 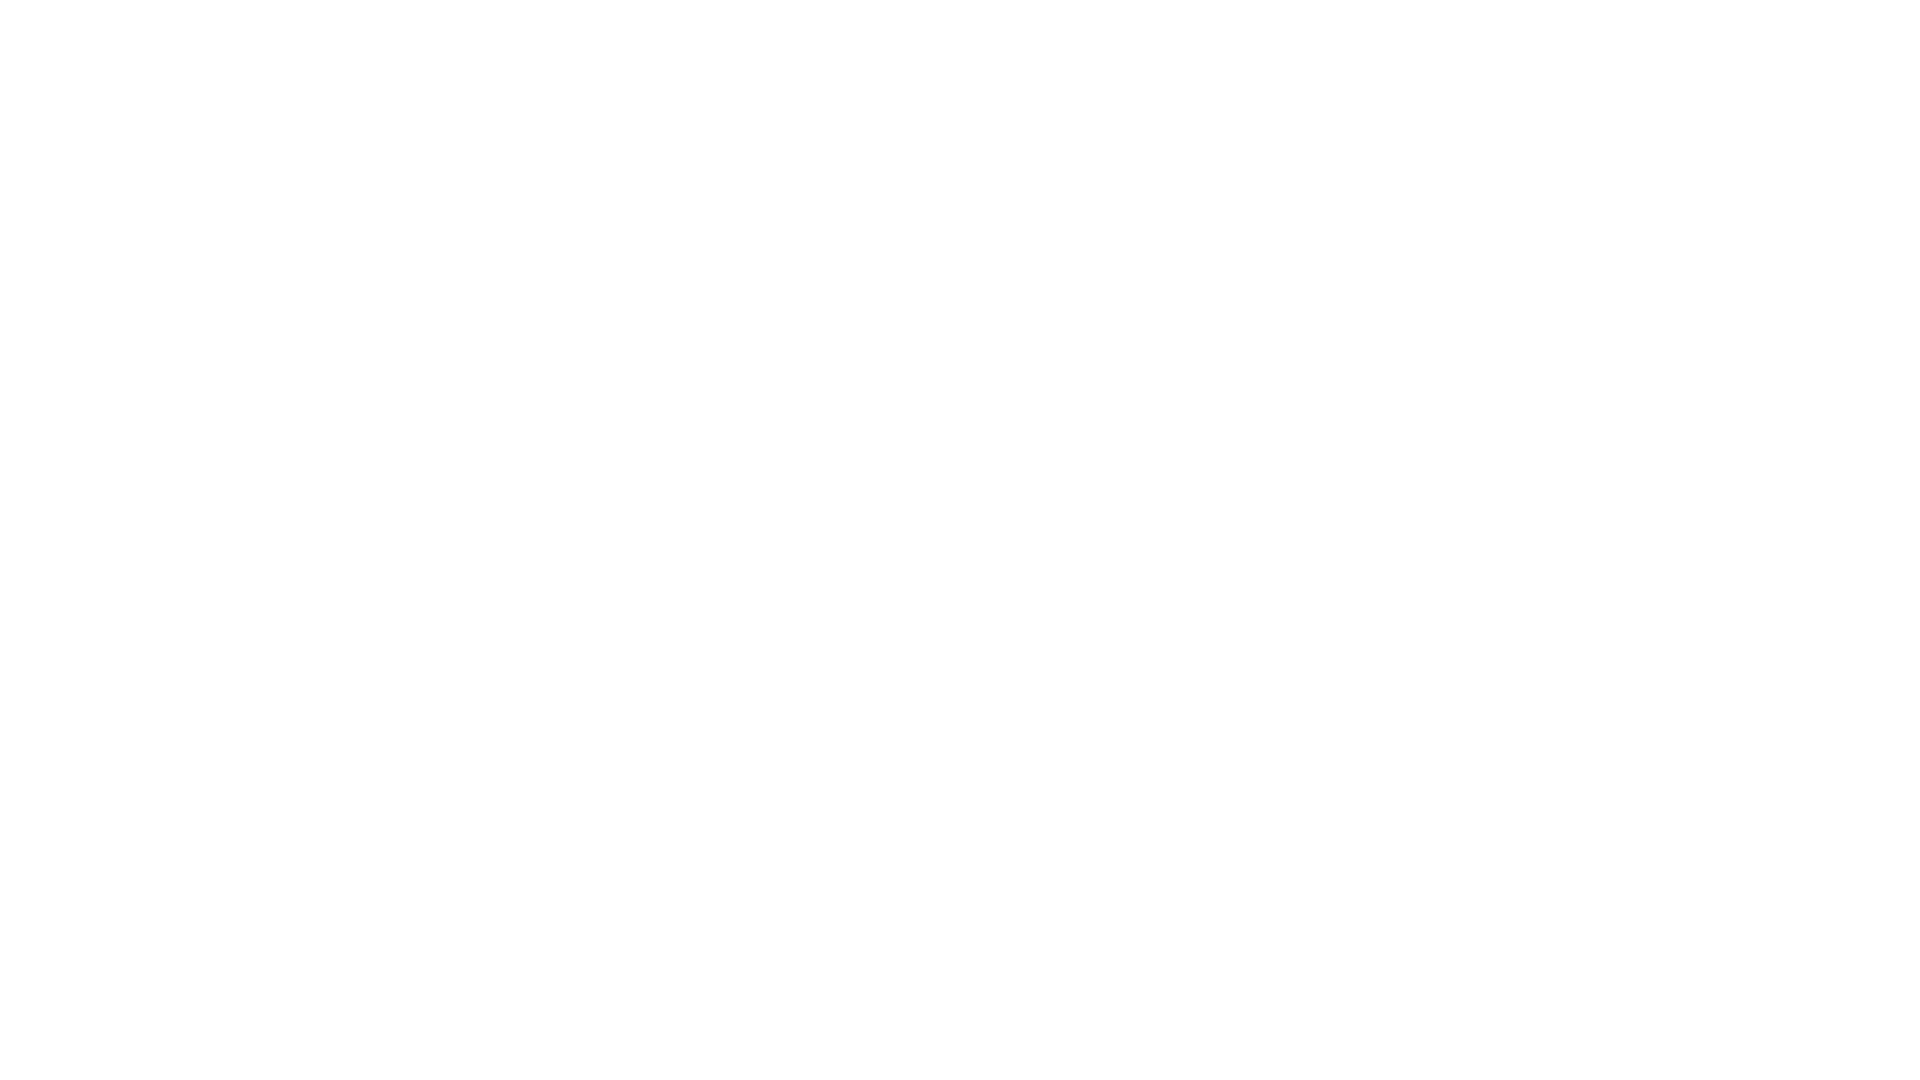 What do you see at coordinates (1382, 26) in the screenshot?
I see `Open Player Settings` at bounding box center [1382, 26].